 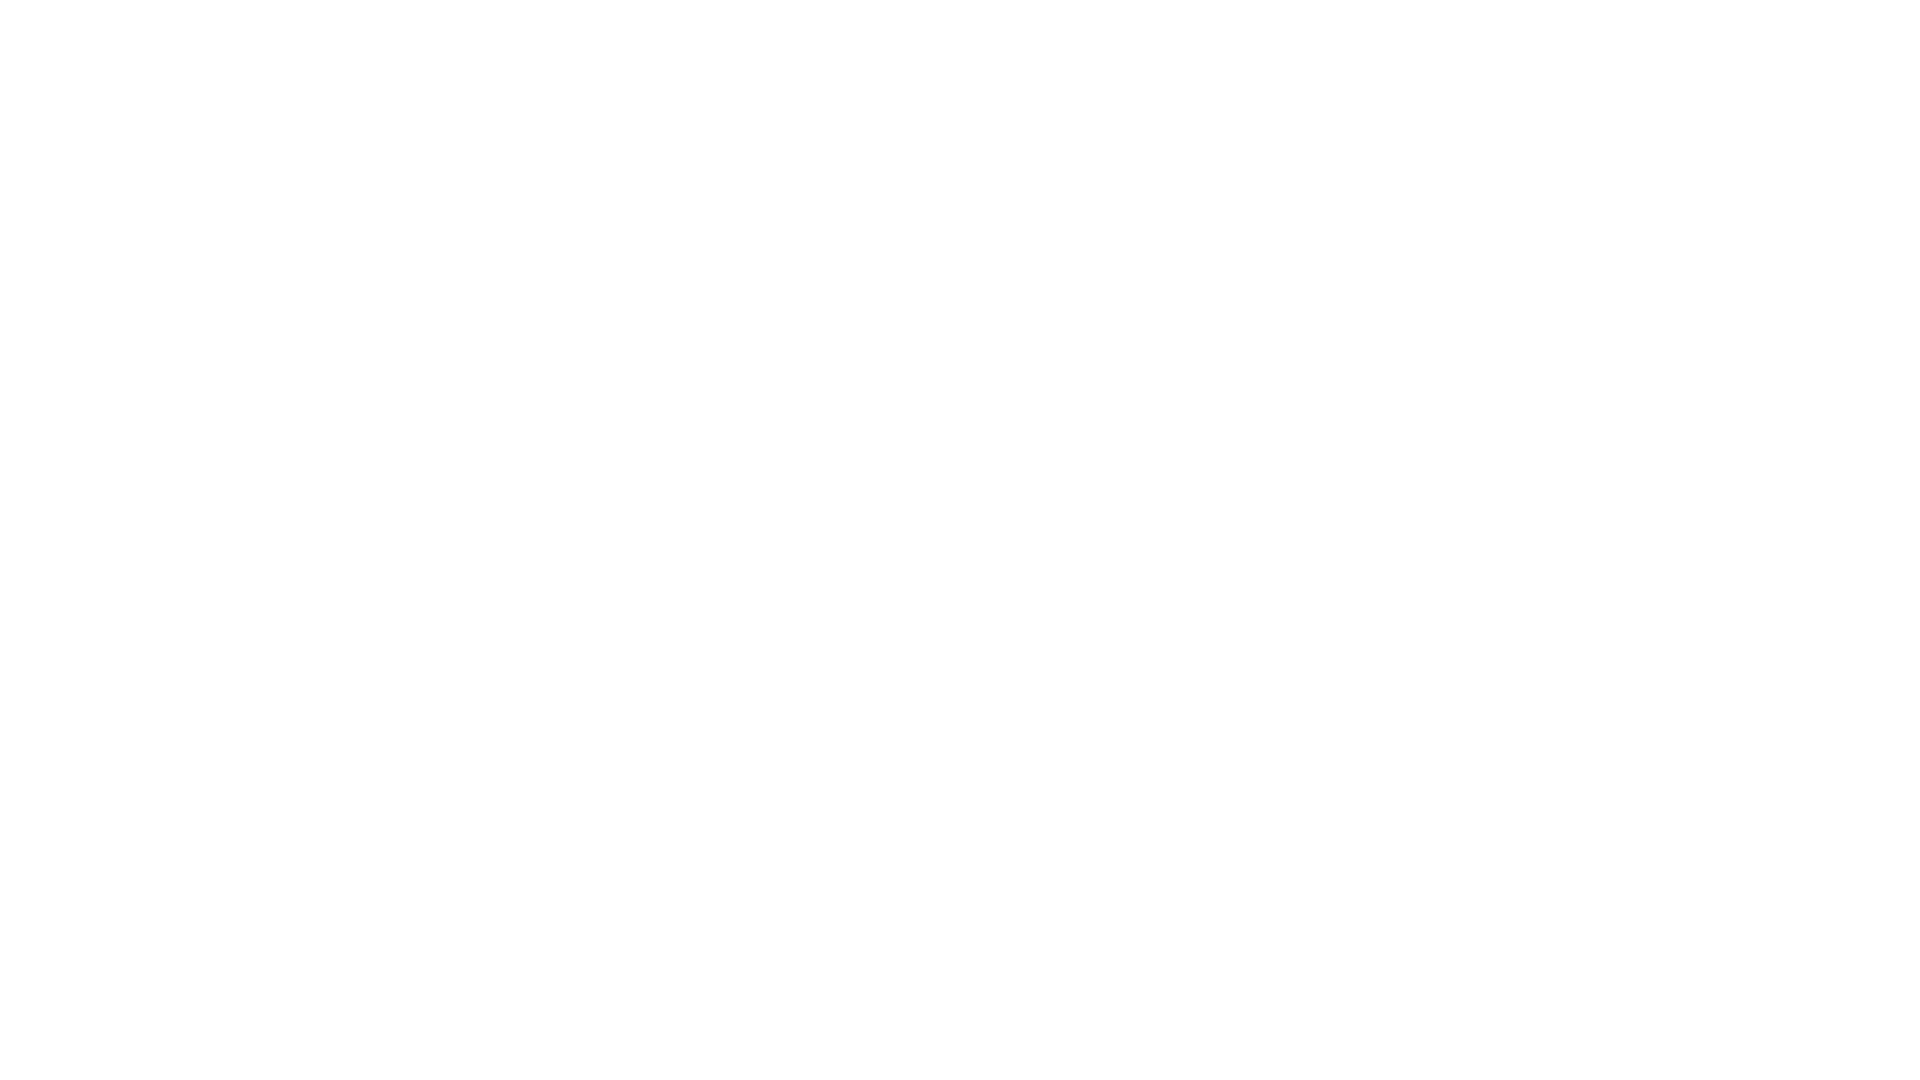 What do you see at coordinates (1382, 26) in the screenshot?
I see `Open Player Settings` at bounding box center [1382, 26].